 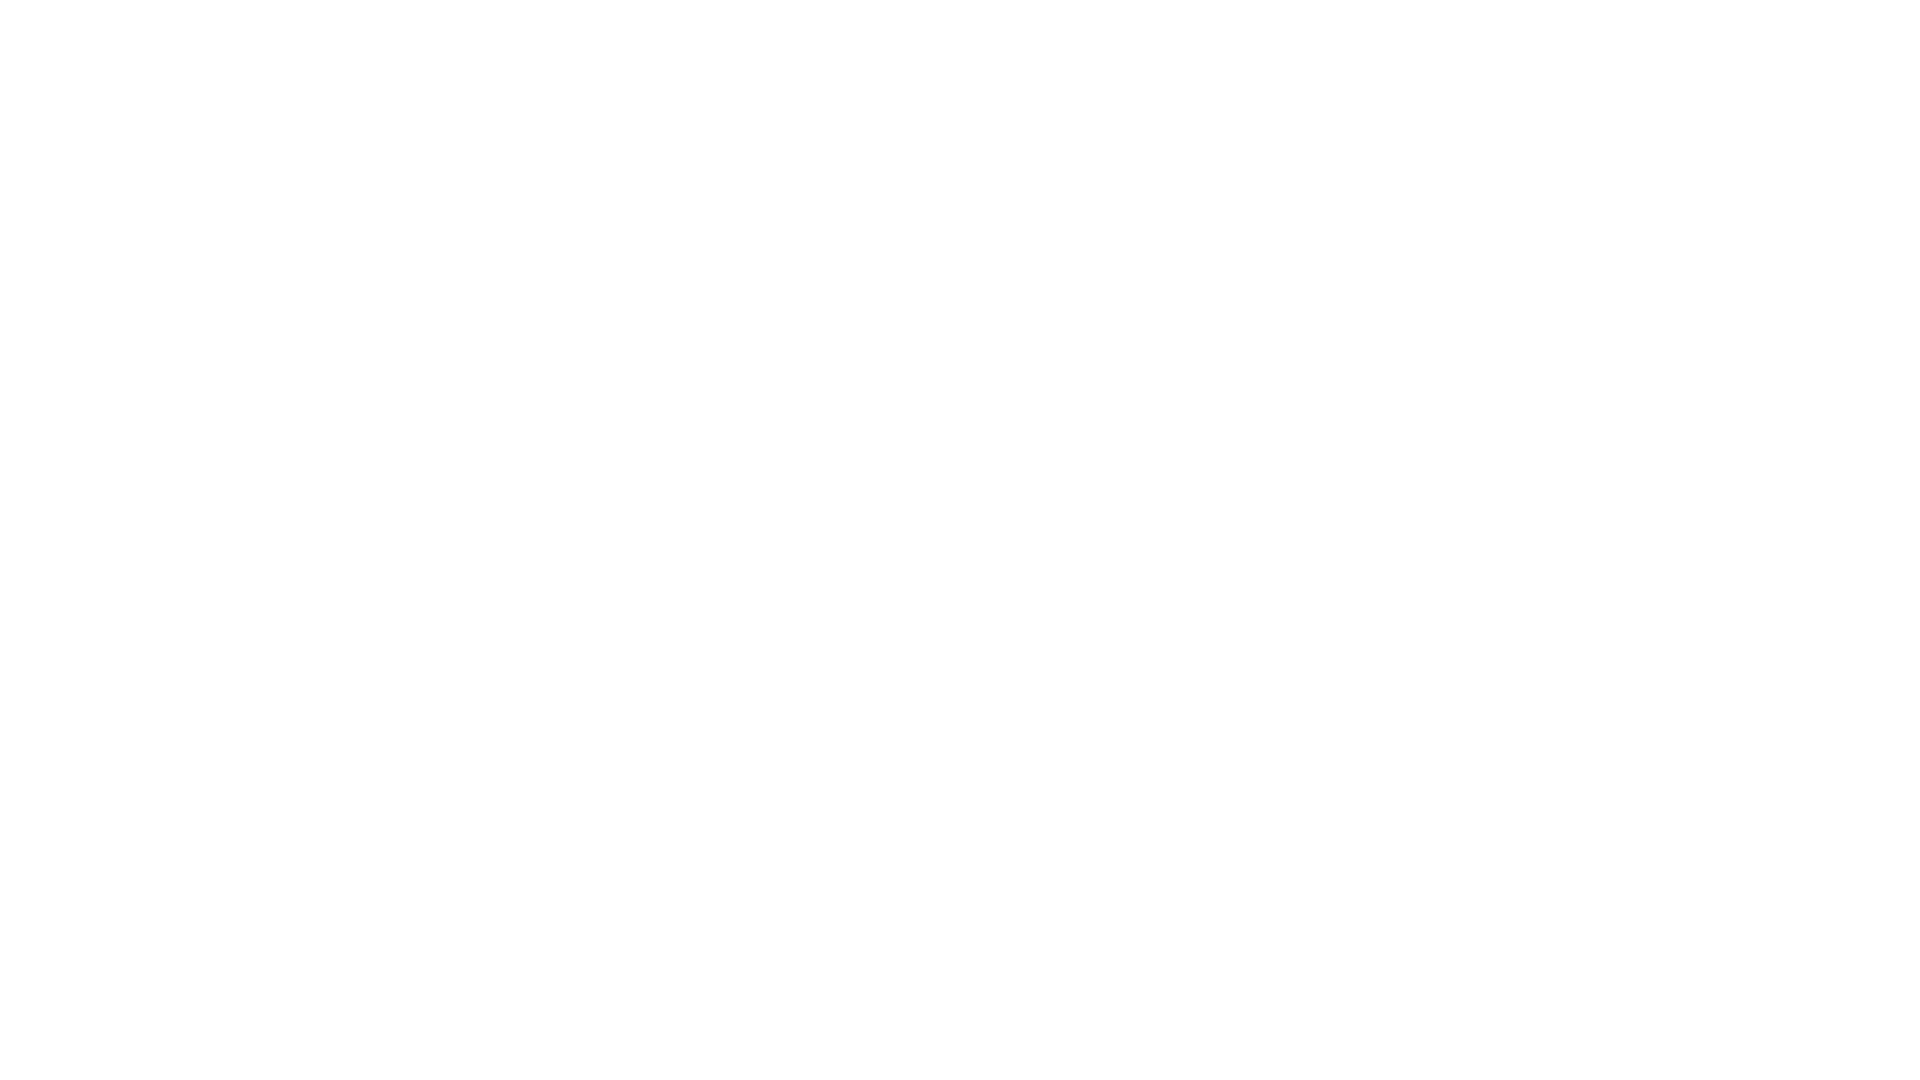 What do you see at coordinates (1382, 26) in the screenshot?
I see `Open Player Settings` at bounding box center [1382, 26].